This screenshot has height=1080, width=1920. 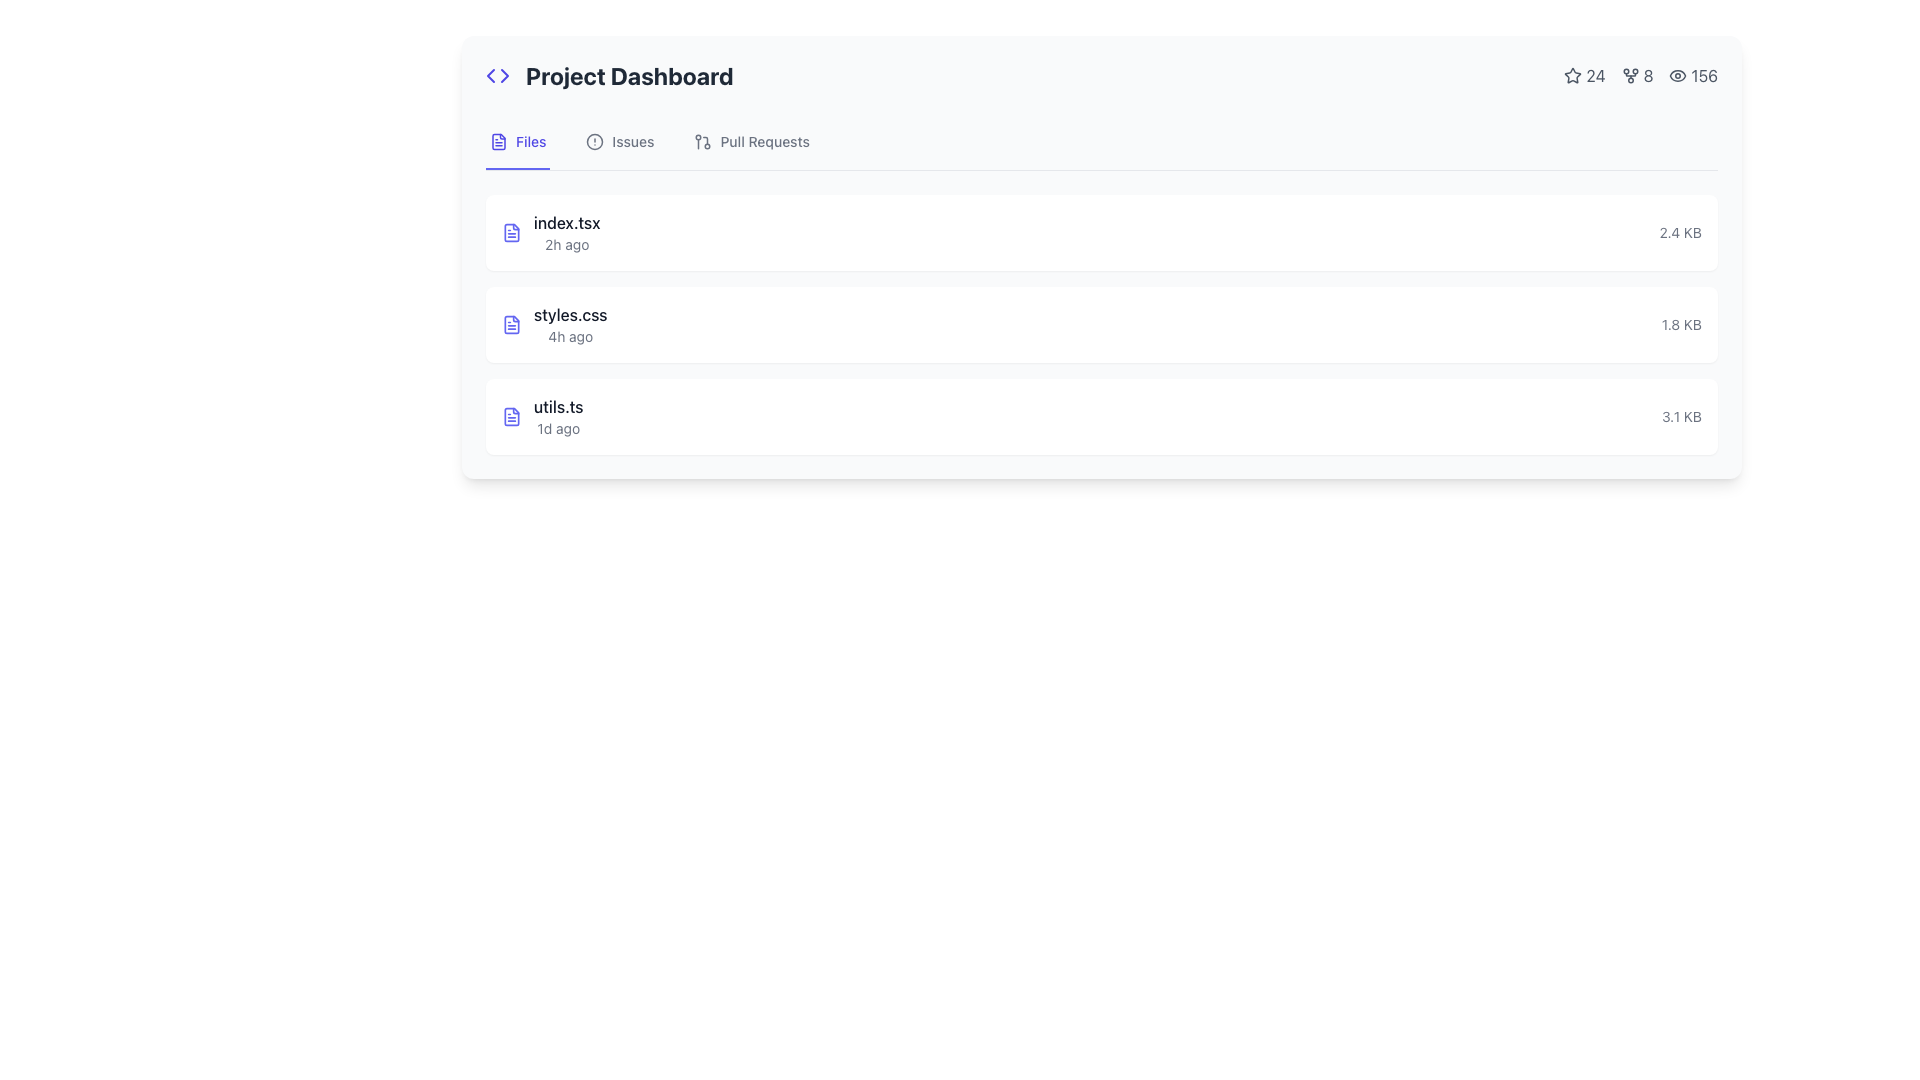 What do you see at coordinates (512, 323) in the screenshot?
I see `the indigo file icon representing 'styles.css' in the second row of the file listing section` at bounding box center [512, 323].